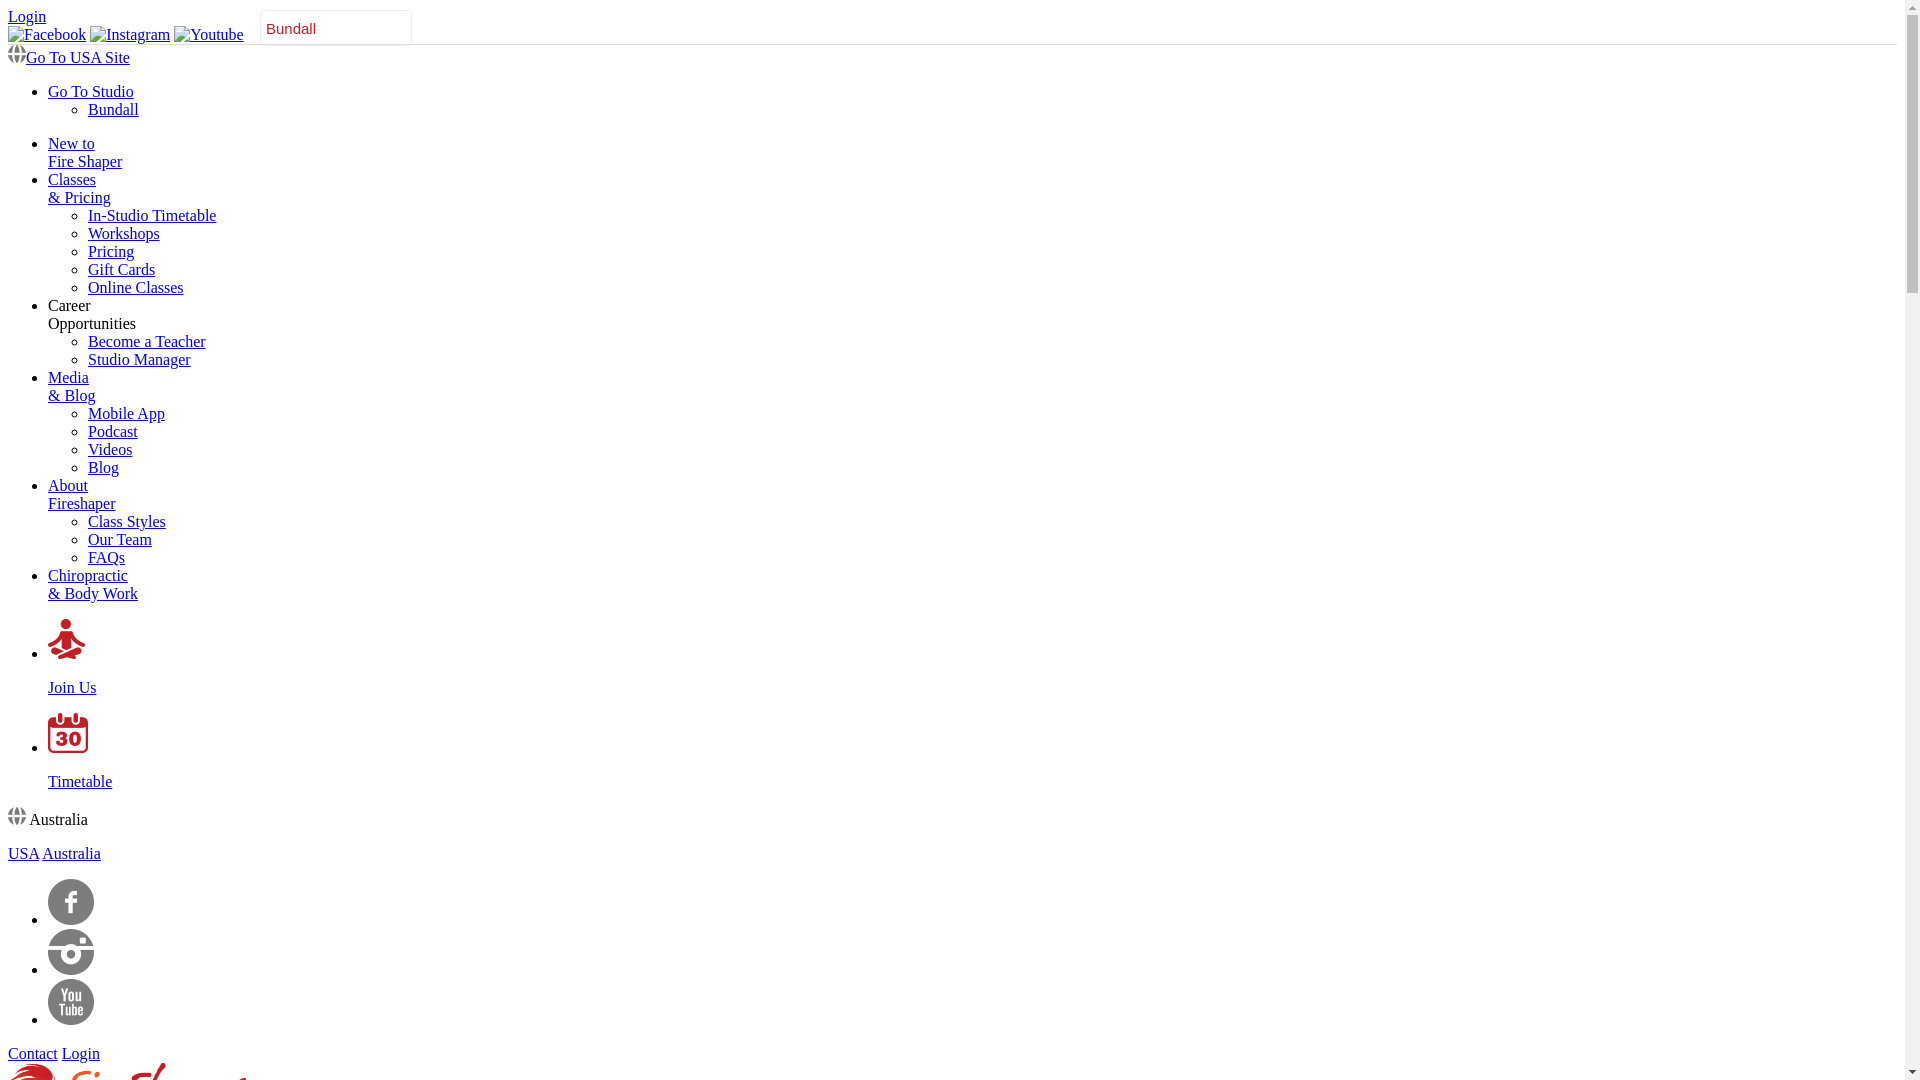  What do you see at coordinates (125, 412) in the screenshot?
I see `'Mobile App'` at bounding box center [125, 412].